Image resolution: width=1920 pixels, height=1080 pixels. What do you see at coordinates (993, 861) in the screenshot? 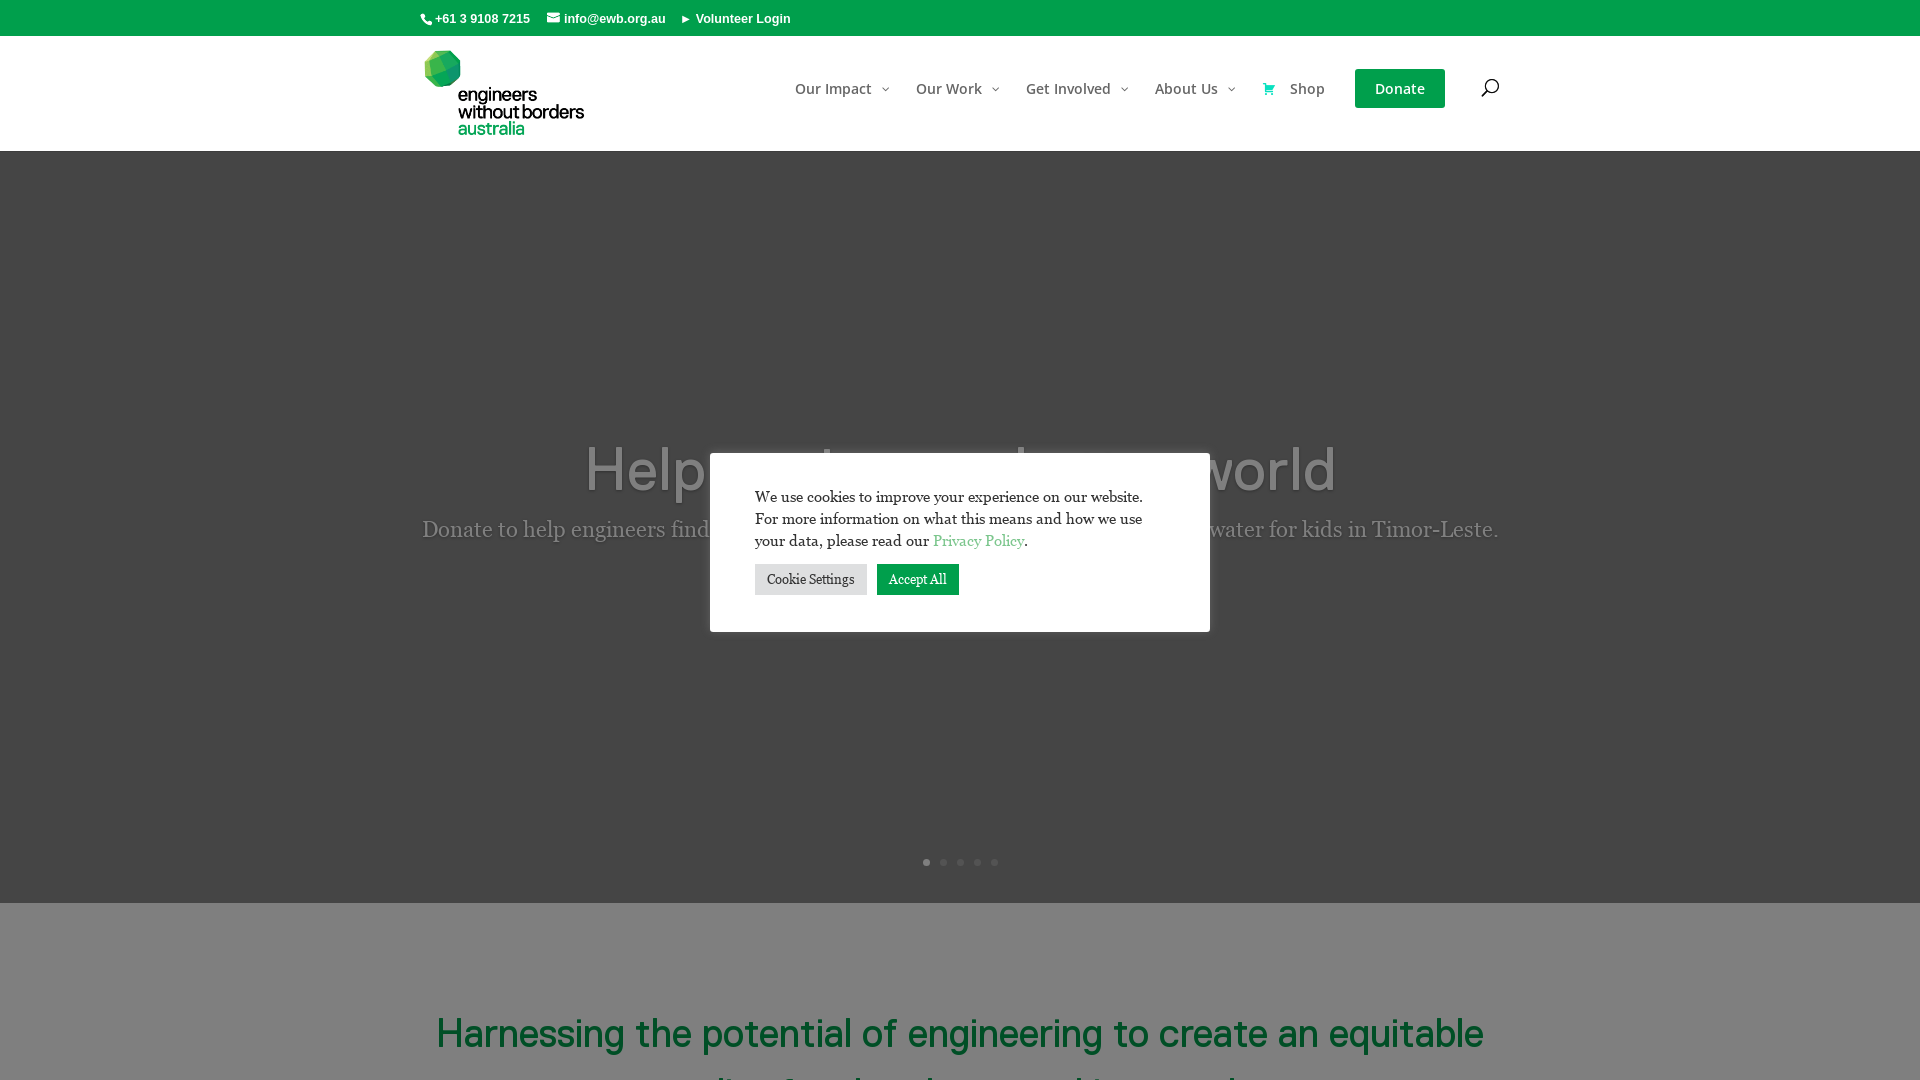
I see `'5'` at bounding box center [993, 861].